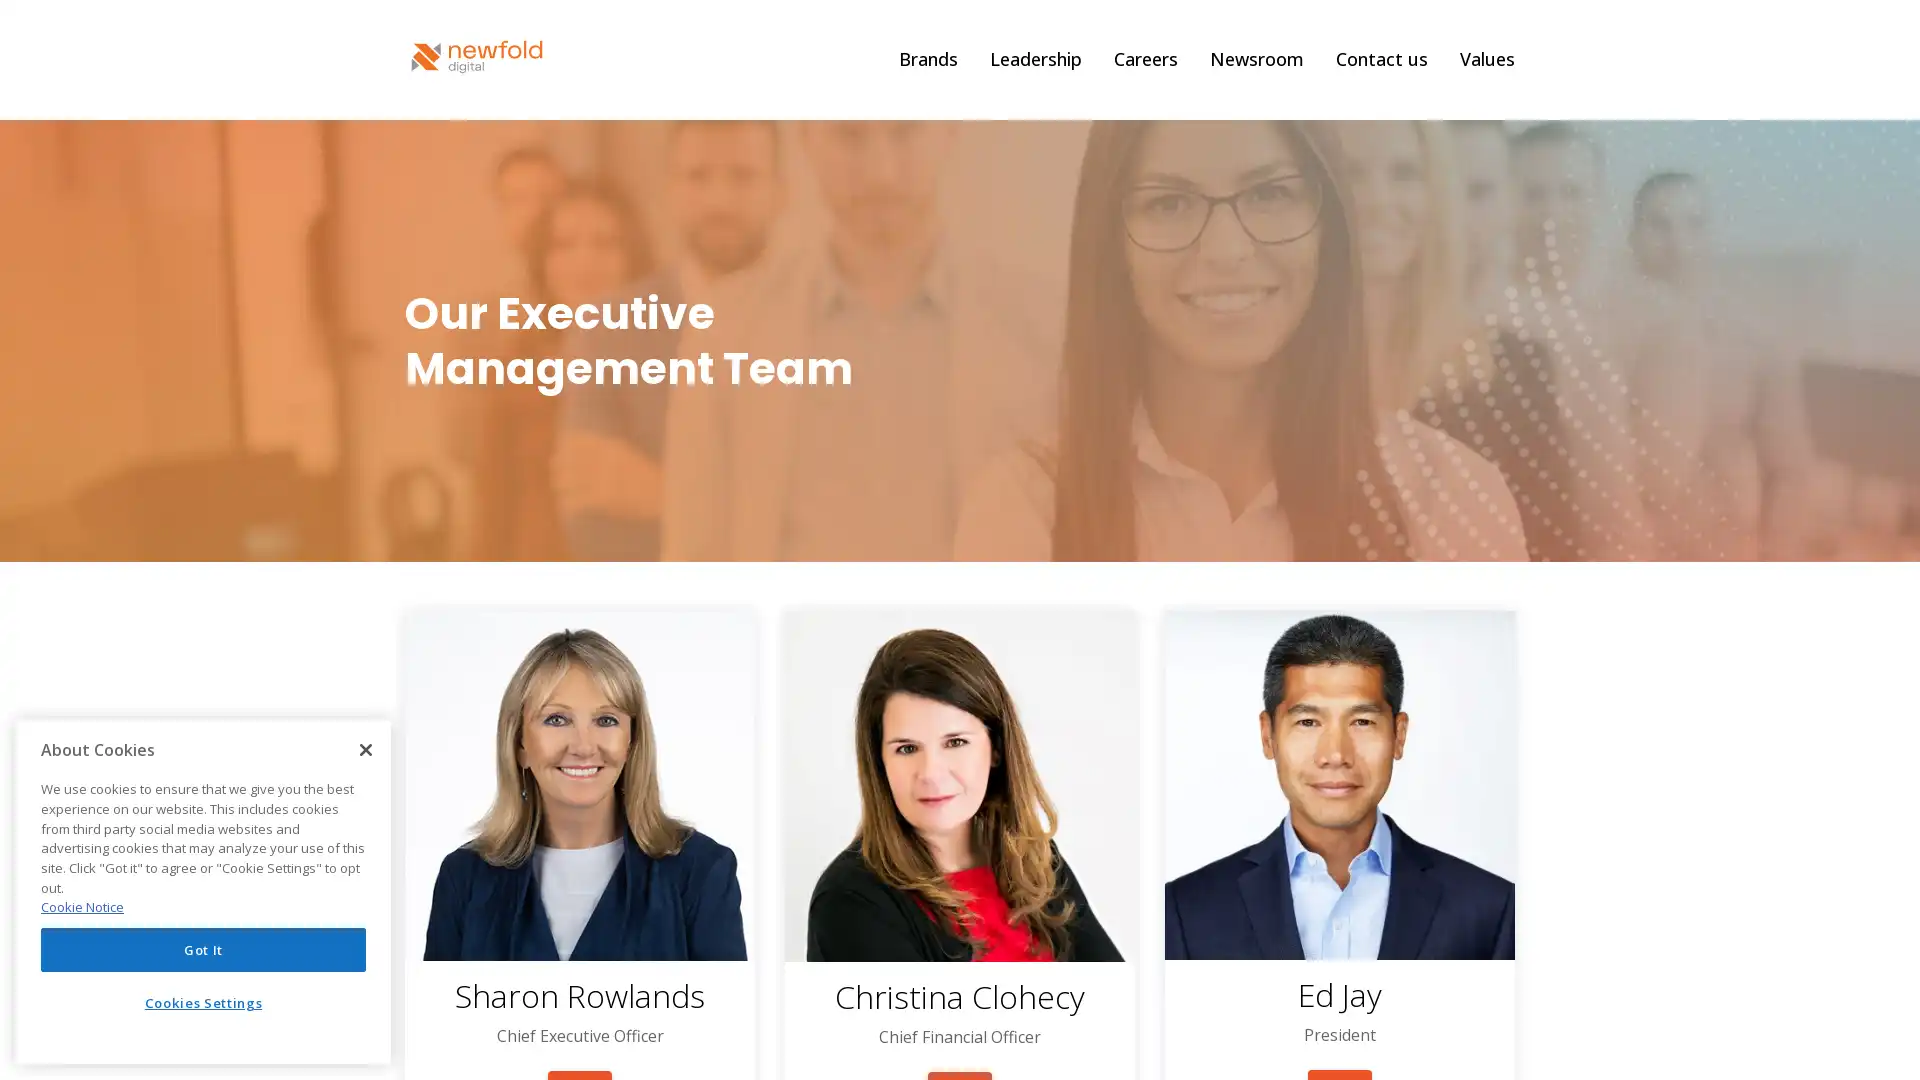  I want to click on Cookies Settings, so click(203, 1002).